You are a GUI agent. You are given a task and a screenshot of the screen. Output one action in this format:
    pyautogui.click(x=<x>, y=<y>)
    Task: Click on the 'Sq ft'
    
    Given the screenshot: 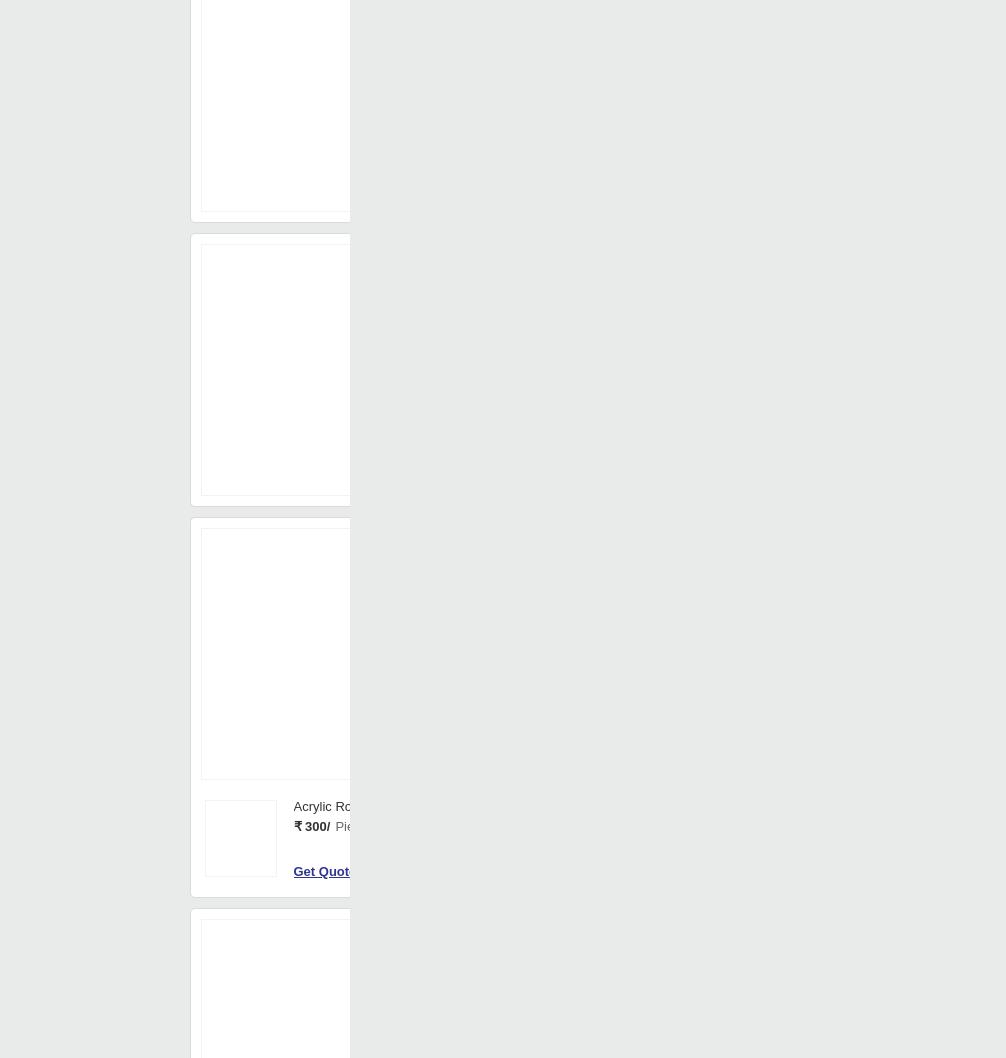 What is the action you would take?
    pyautogui.click(x=567, y=285)
    